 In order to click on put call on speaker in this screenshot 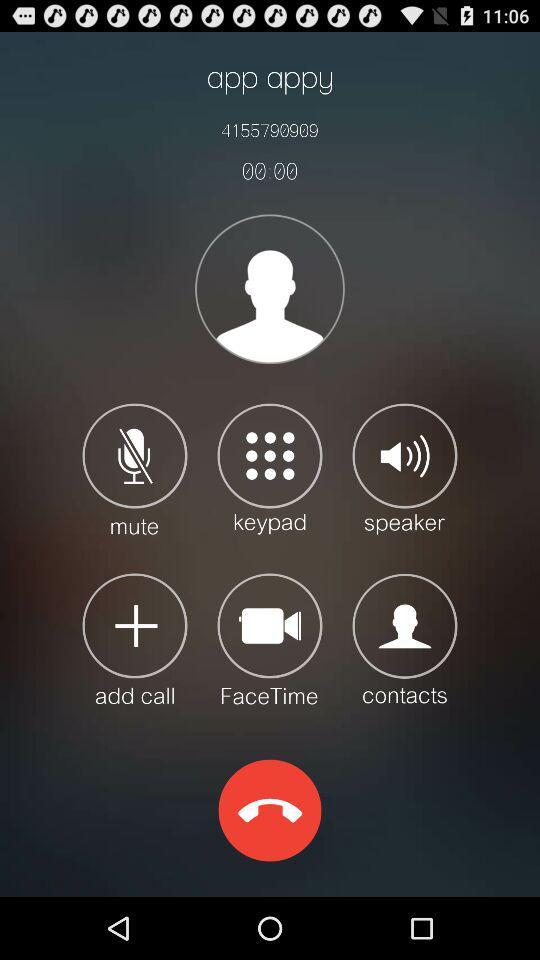, I will do `click(405, 468)`.